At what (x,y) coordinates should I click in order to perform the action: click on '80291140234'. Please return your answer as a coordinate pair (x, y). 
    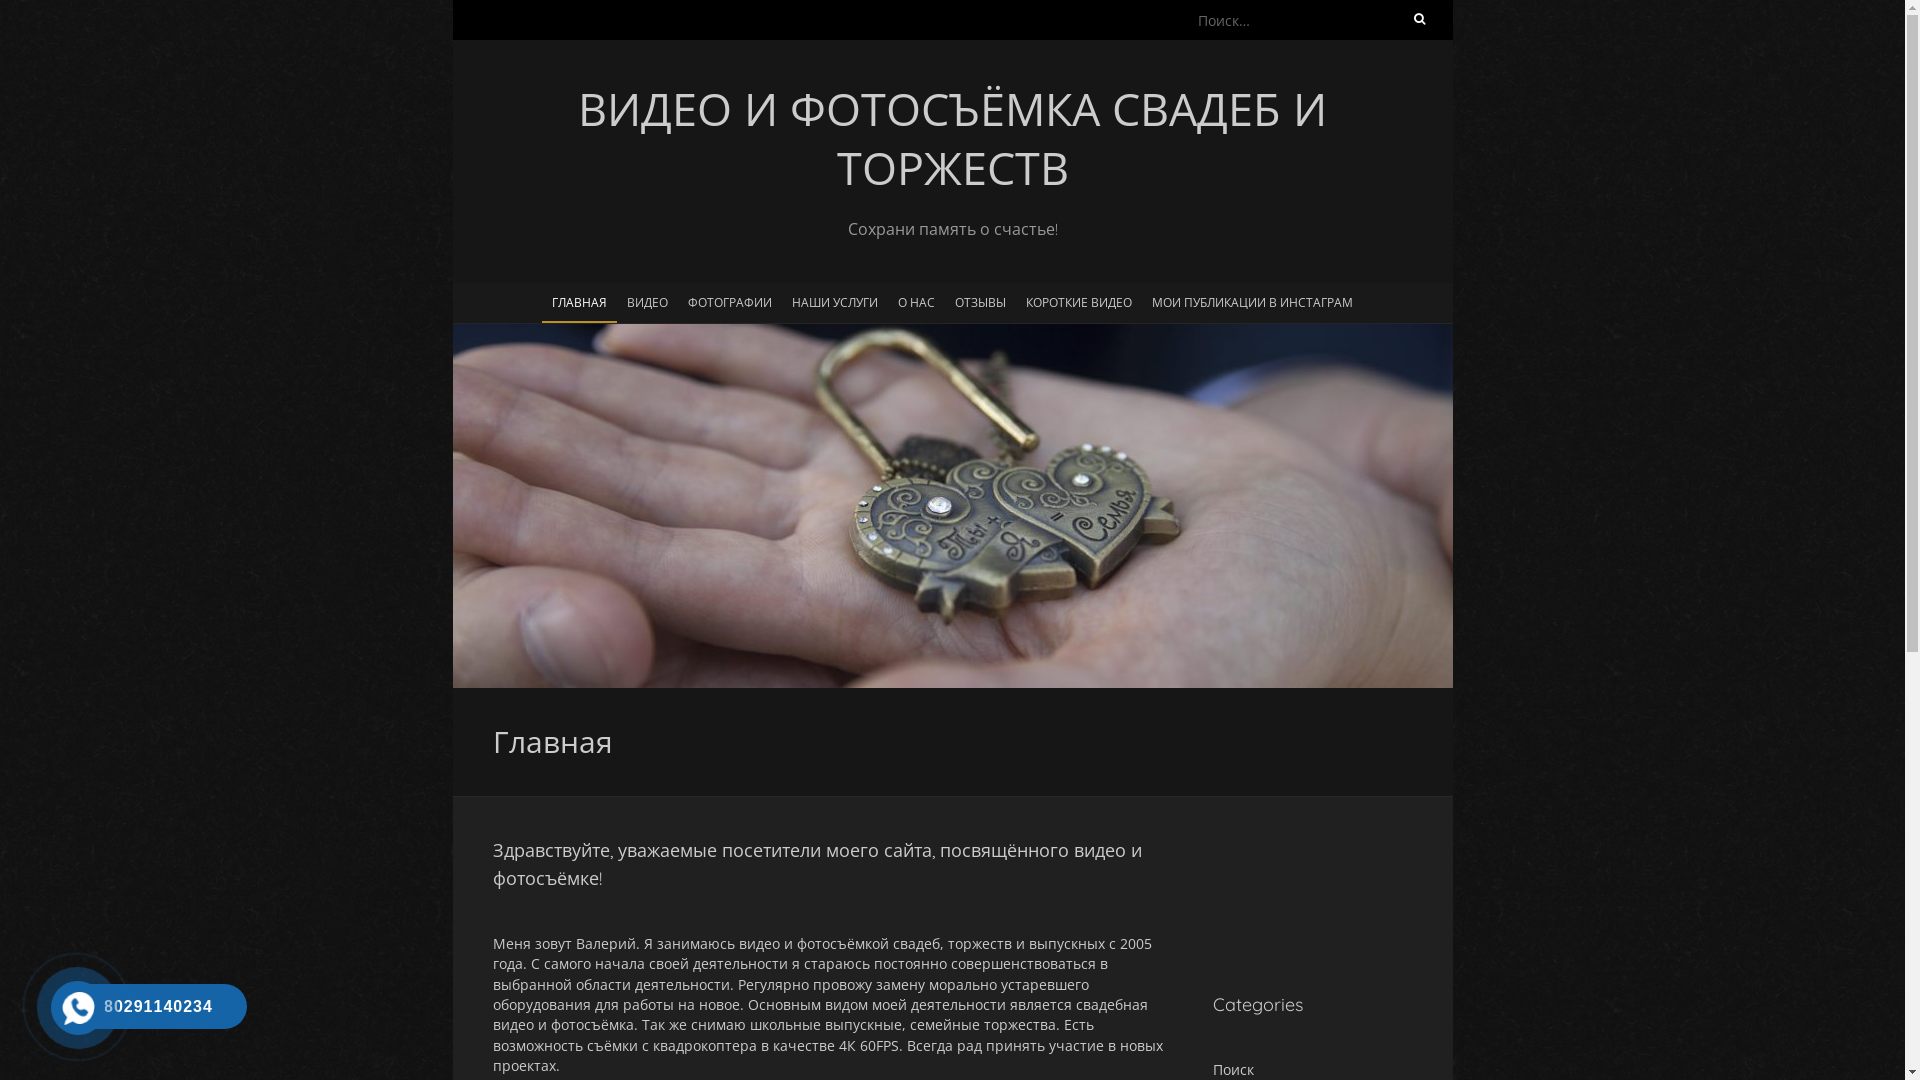
    Looking at the image, I should click on (72, 1006).